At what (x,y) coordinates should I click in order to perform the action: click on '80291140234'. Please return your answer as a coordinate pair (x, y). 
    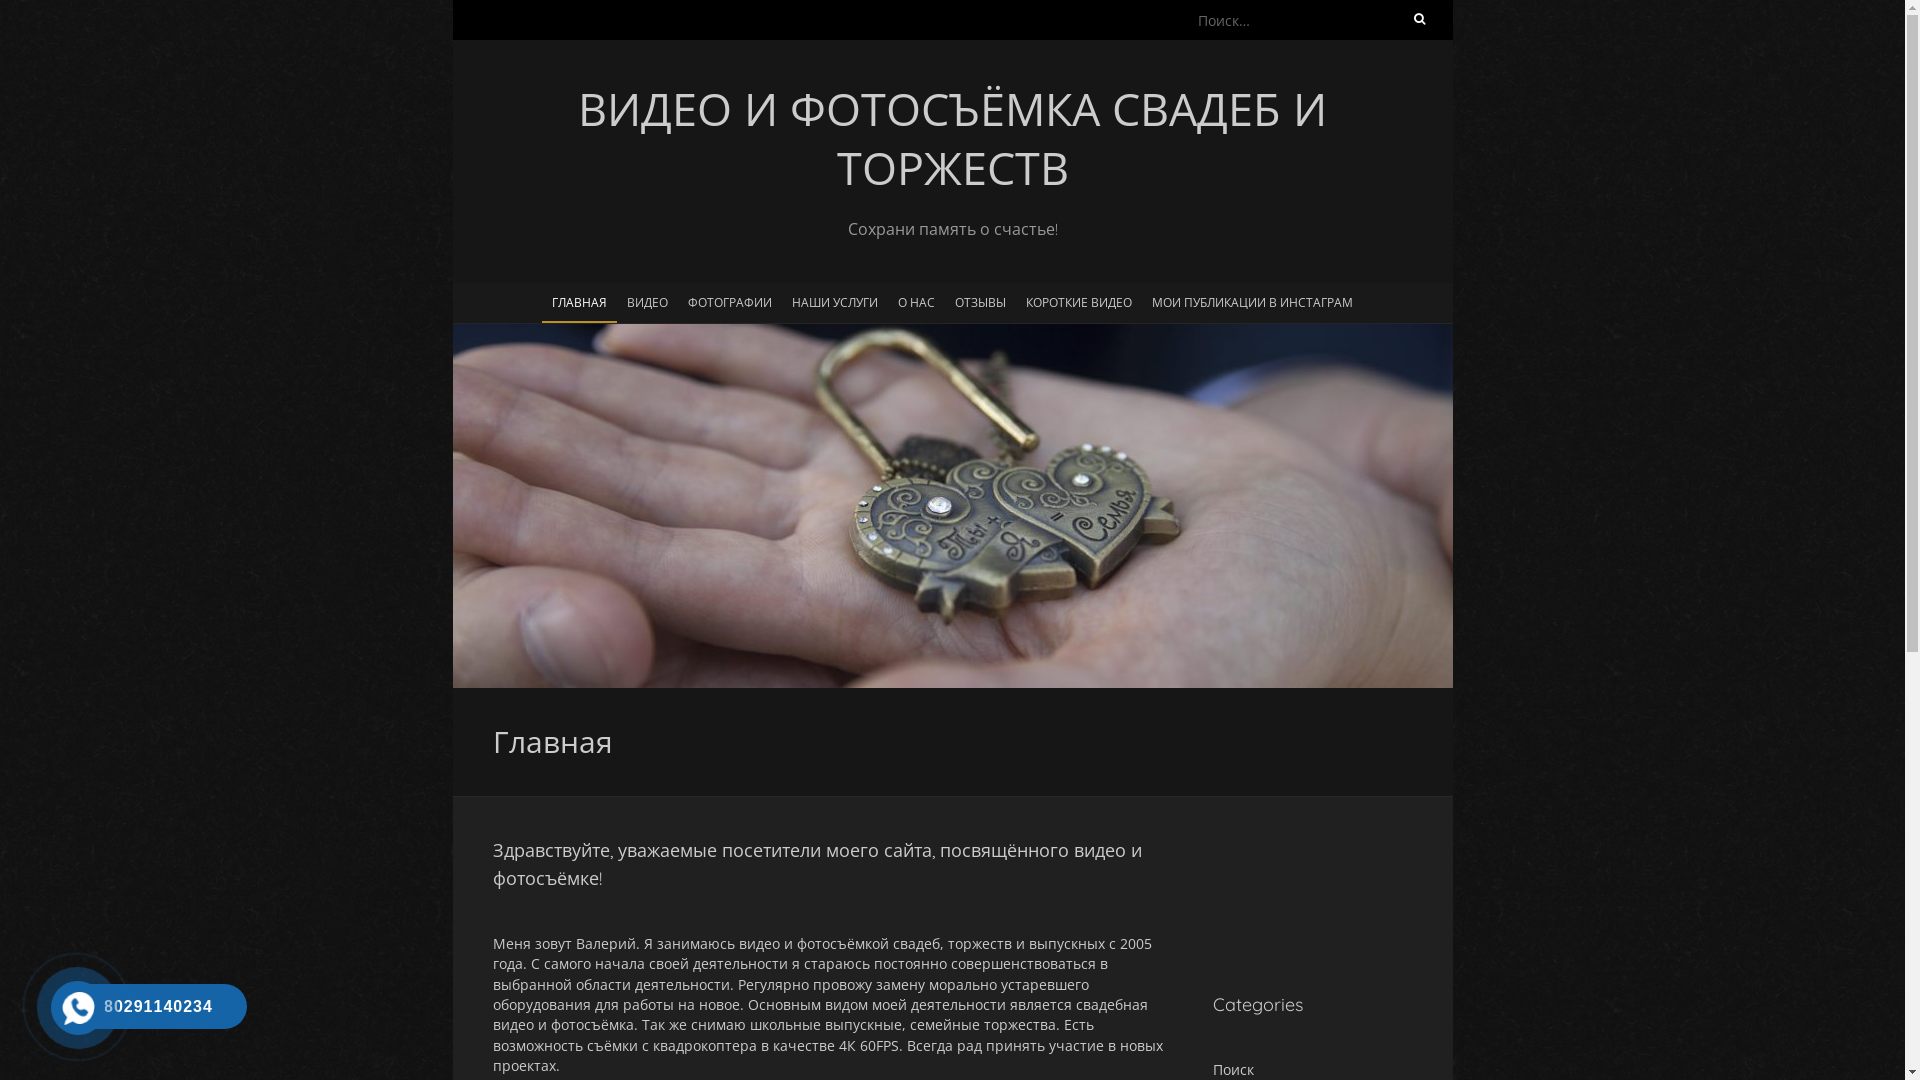
    Looking at the image, I should click on (72, 1006).